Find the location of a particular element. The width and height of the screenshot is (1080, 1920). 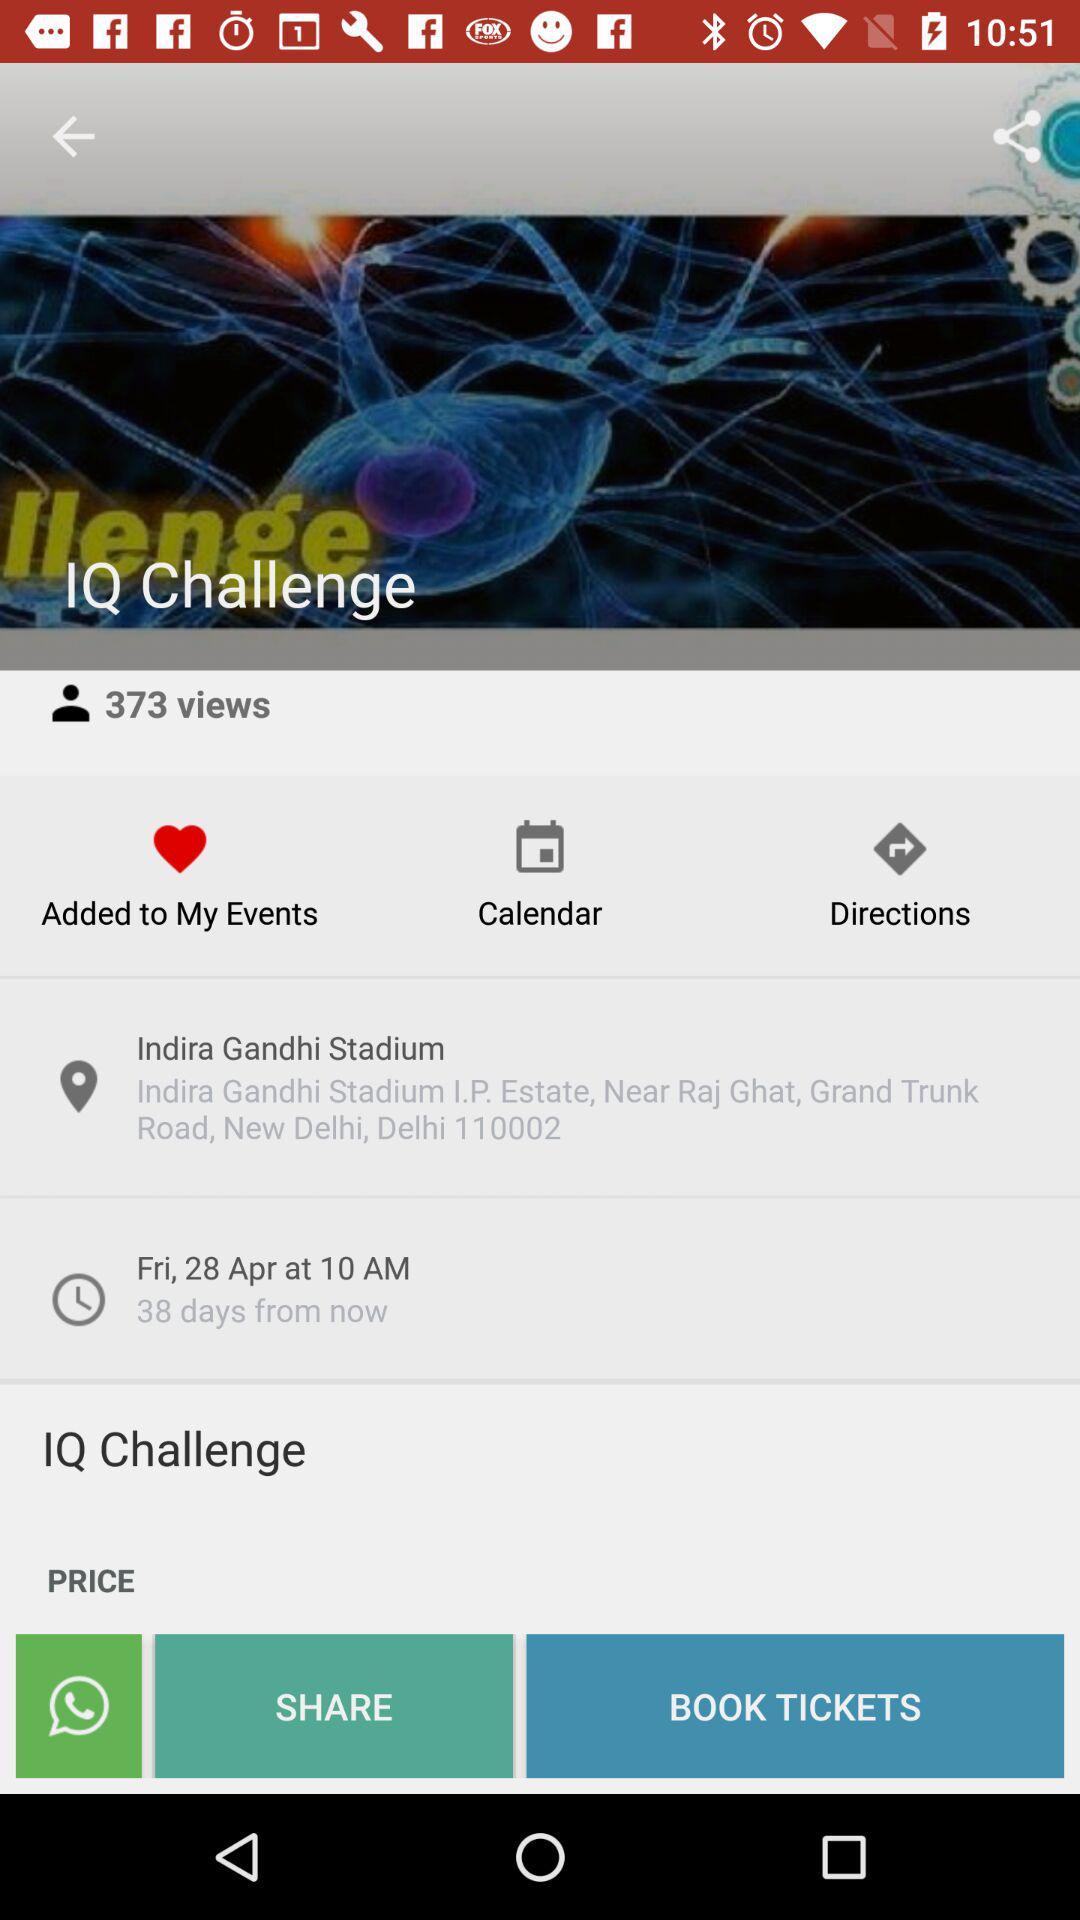

the book tickets text option is located at coordinates (794, 1704).